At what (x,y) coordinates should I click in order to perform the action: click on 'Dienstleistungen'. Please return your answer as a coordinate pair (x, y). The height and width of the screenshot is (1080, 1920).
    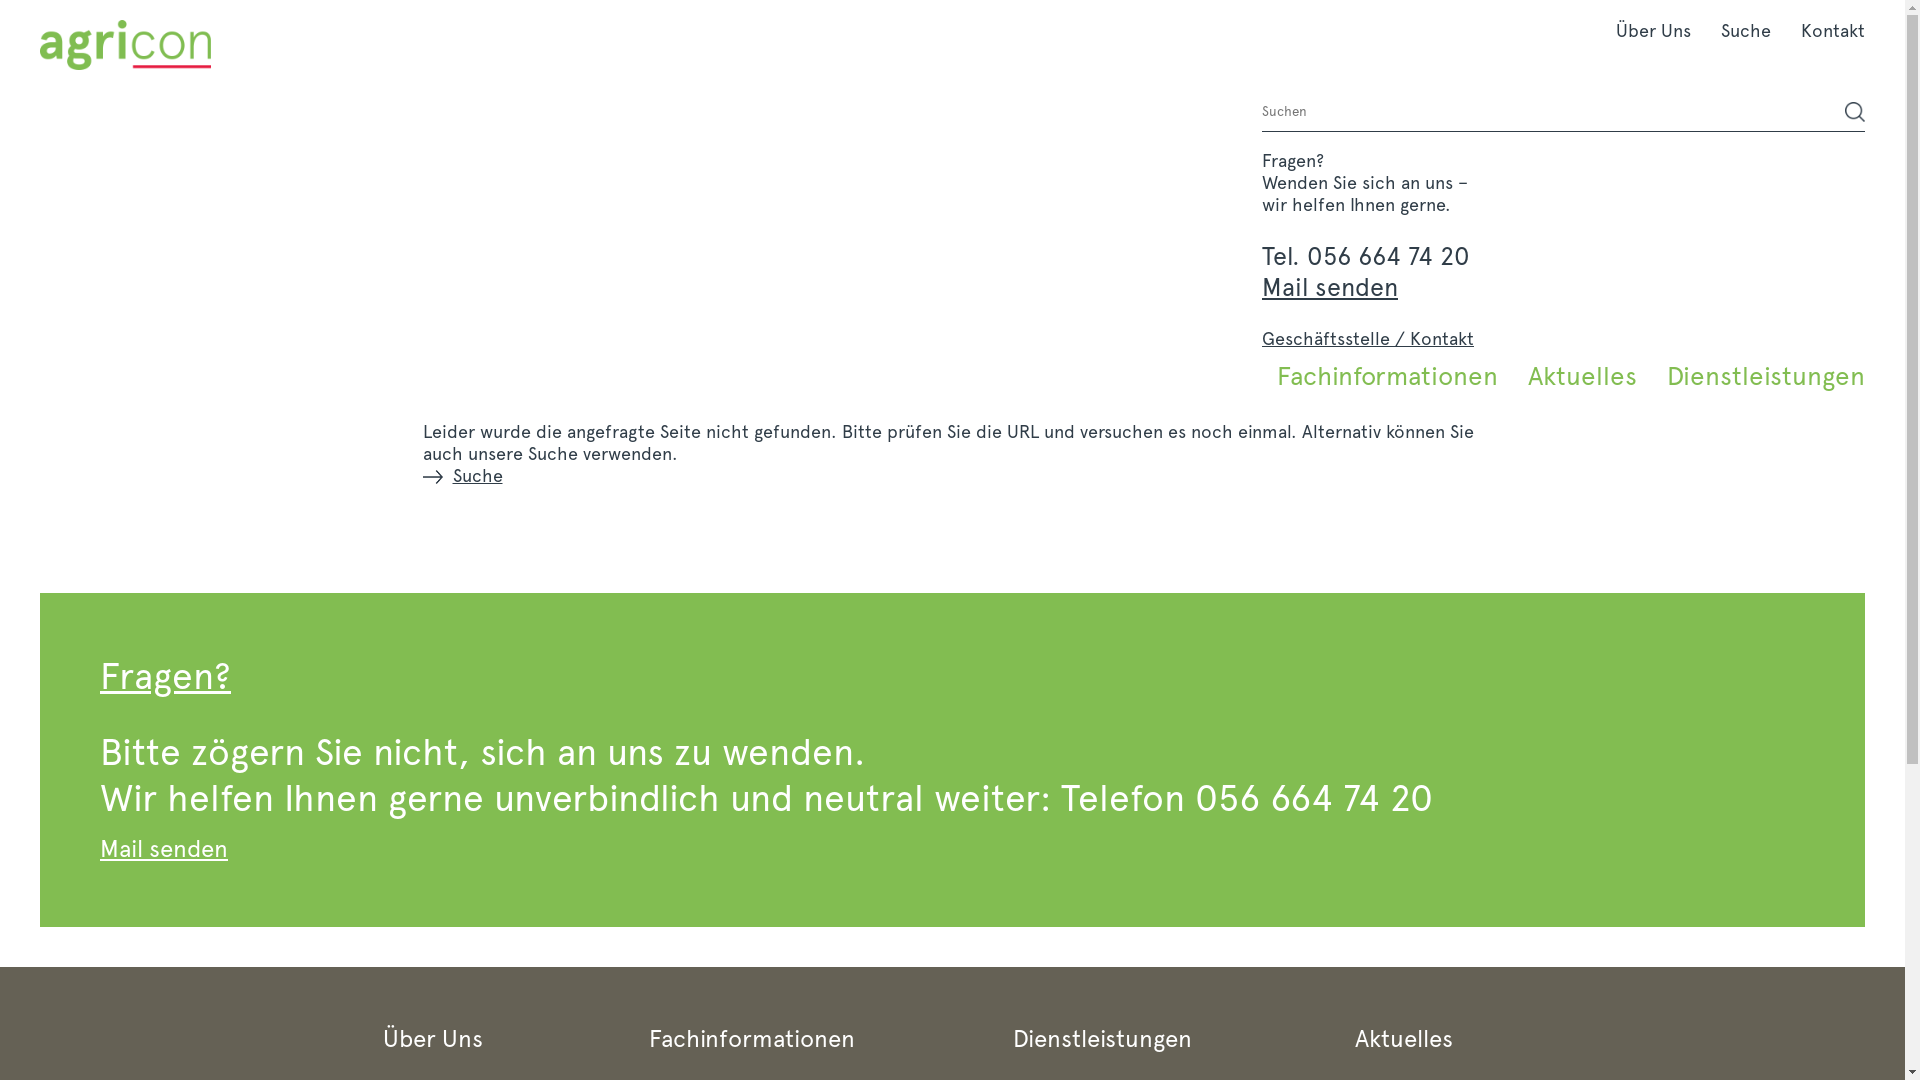
    Looking at the image, I should click on (1651, 375).